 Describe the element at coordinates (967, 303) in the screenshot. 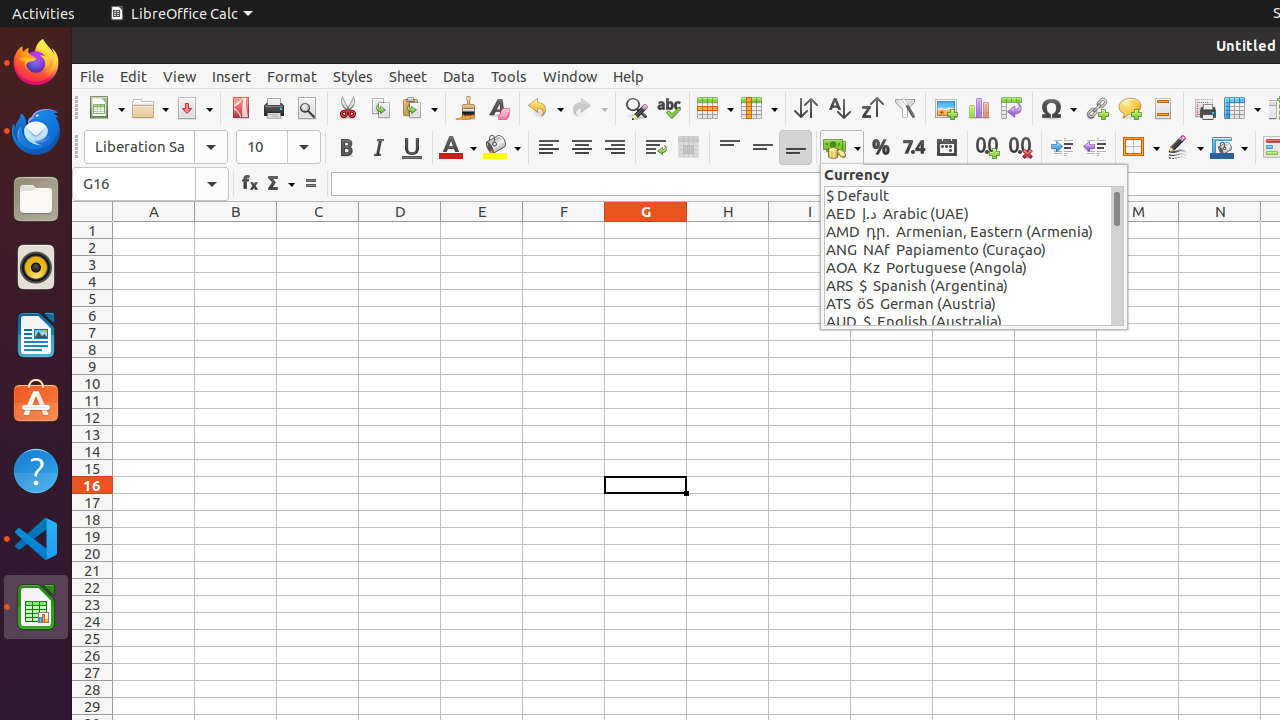

I see `'‪ATS‬  ‪öS‬  ‪German (Austria)‬'` at that location.